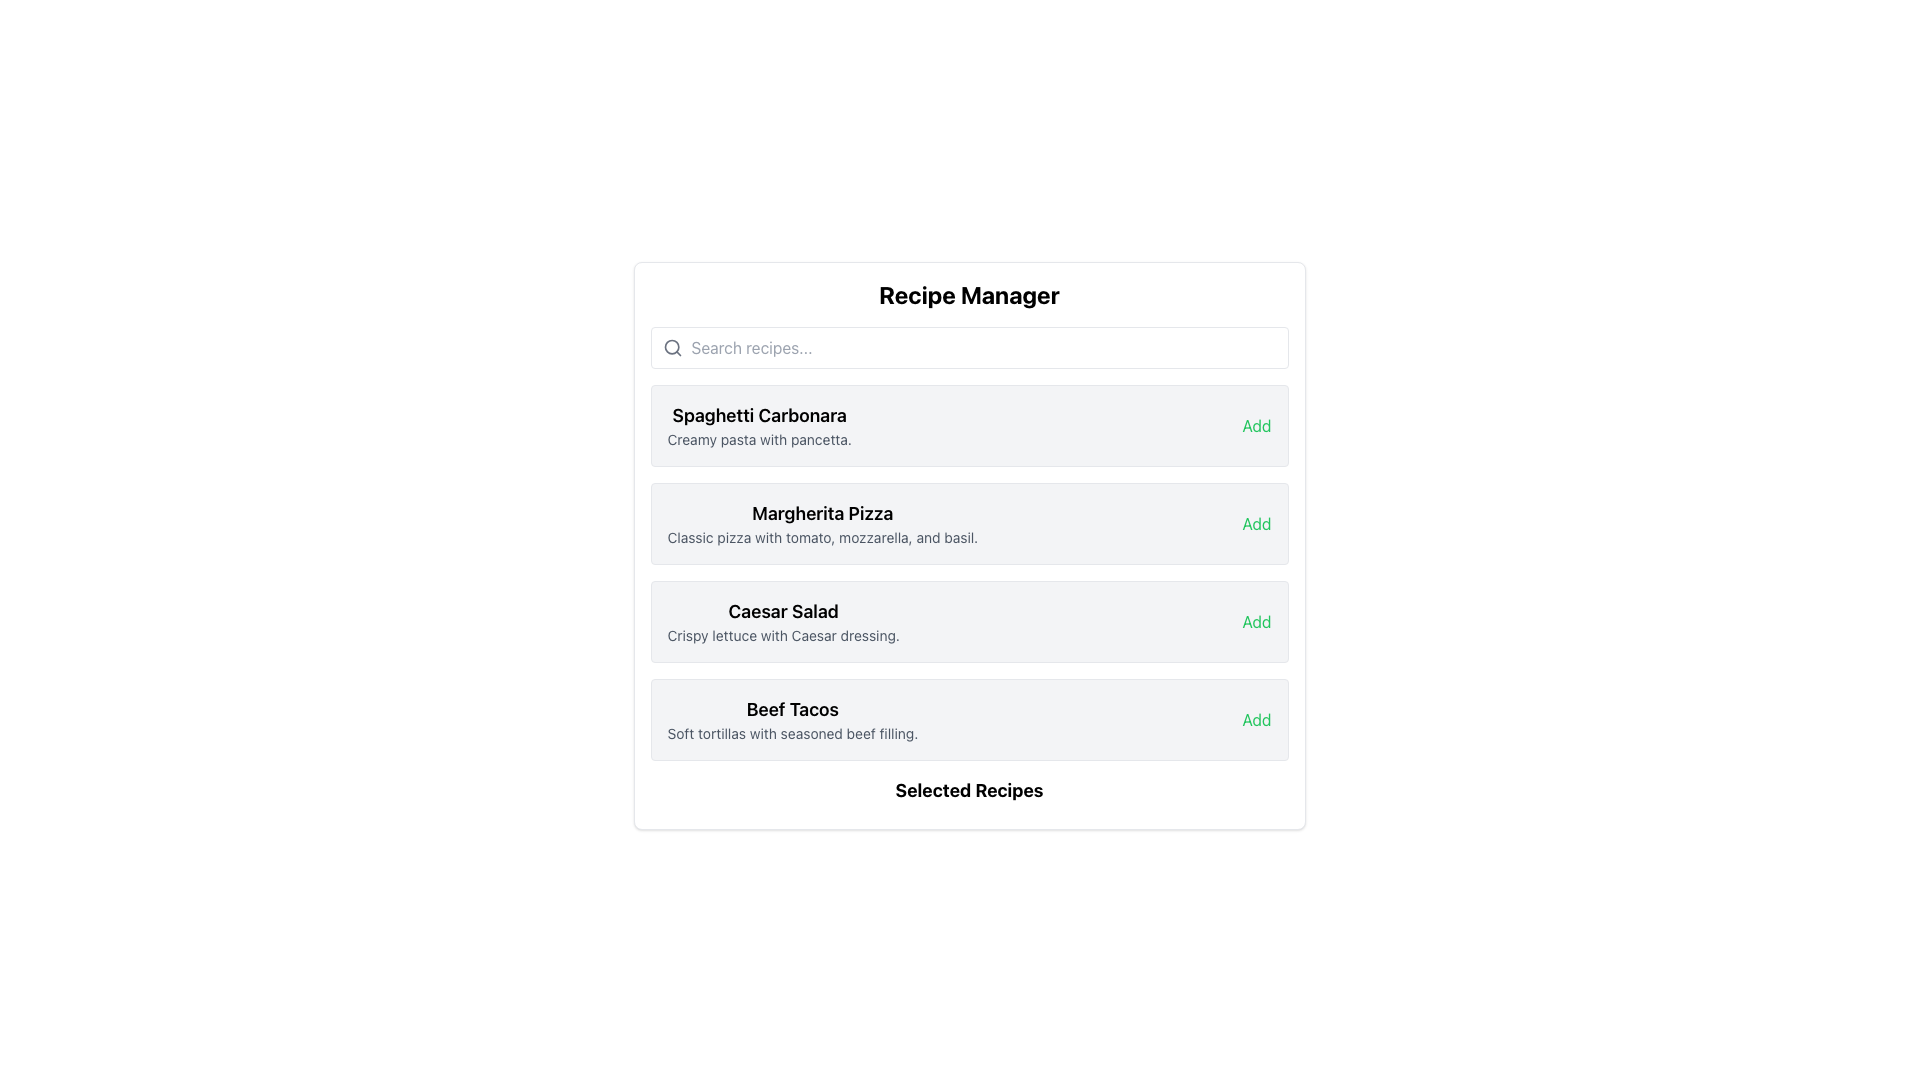  I want to click on text from the 'Beef Tacos' text label, which is a large, bold label positioned at the top of the menu item card, so click(791, 708).